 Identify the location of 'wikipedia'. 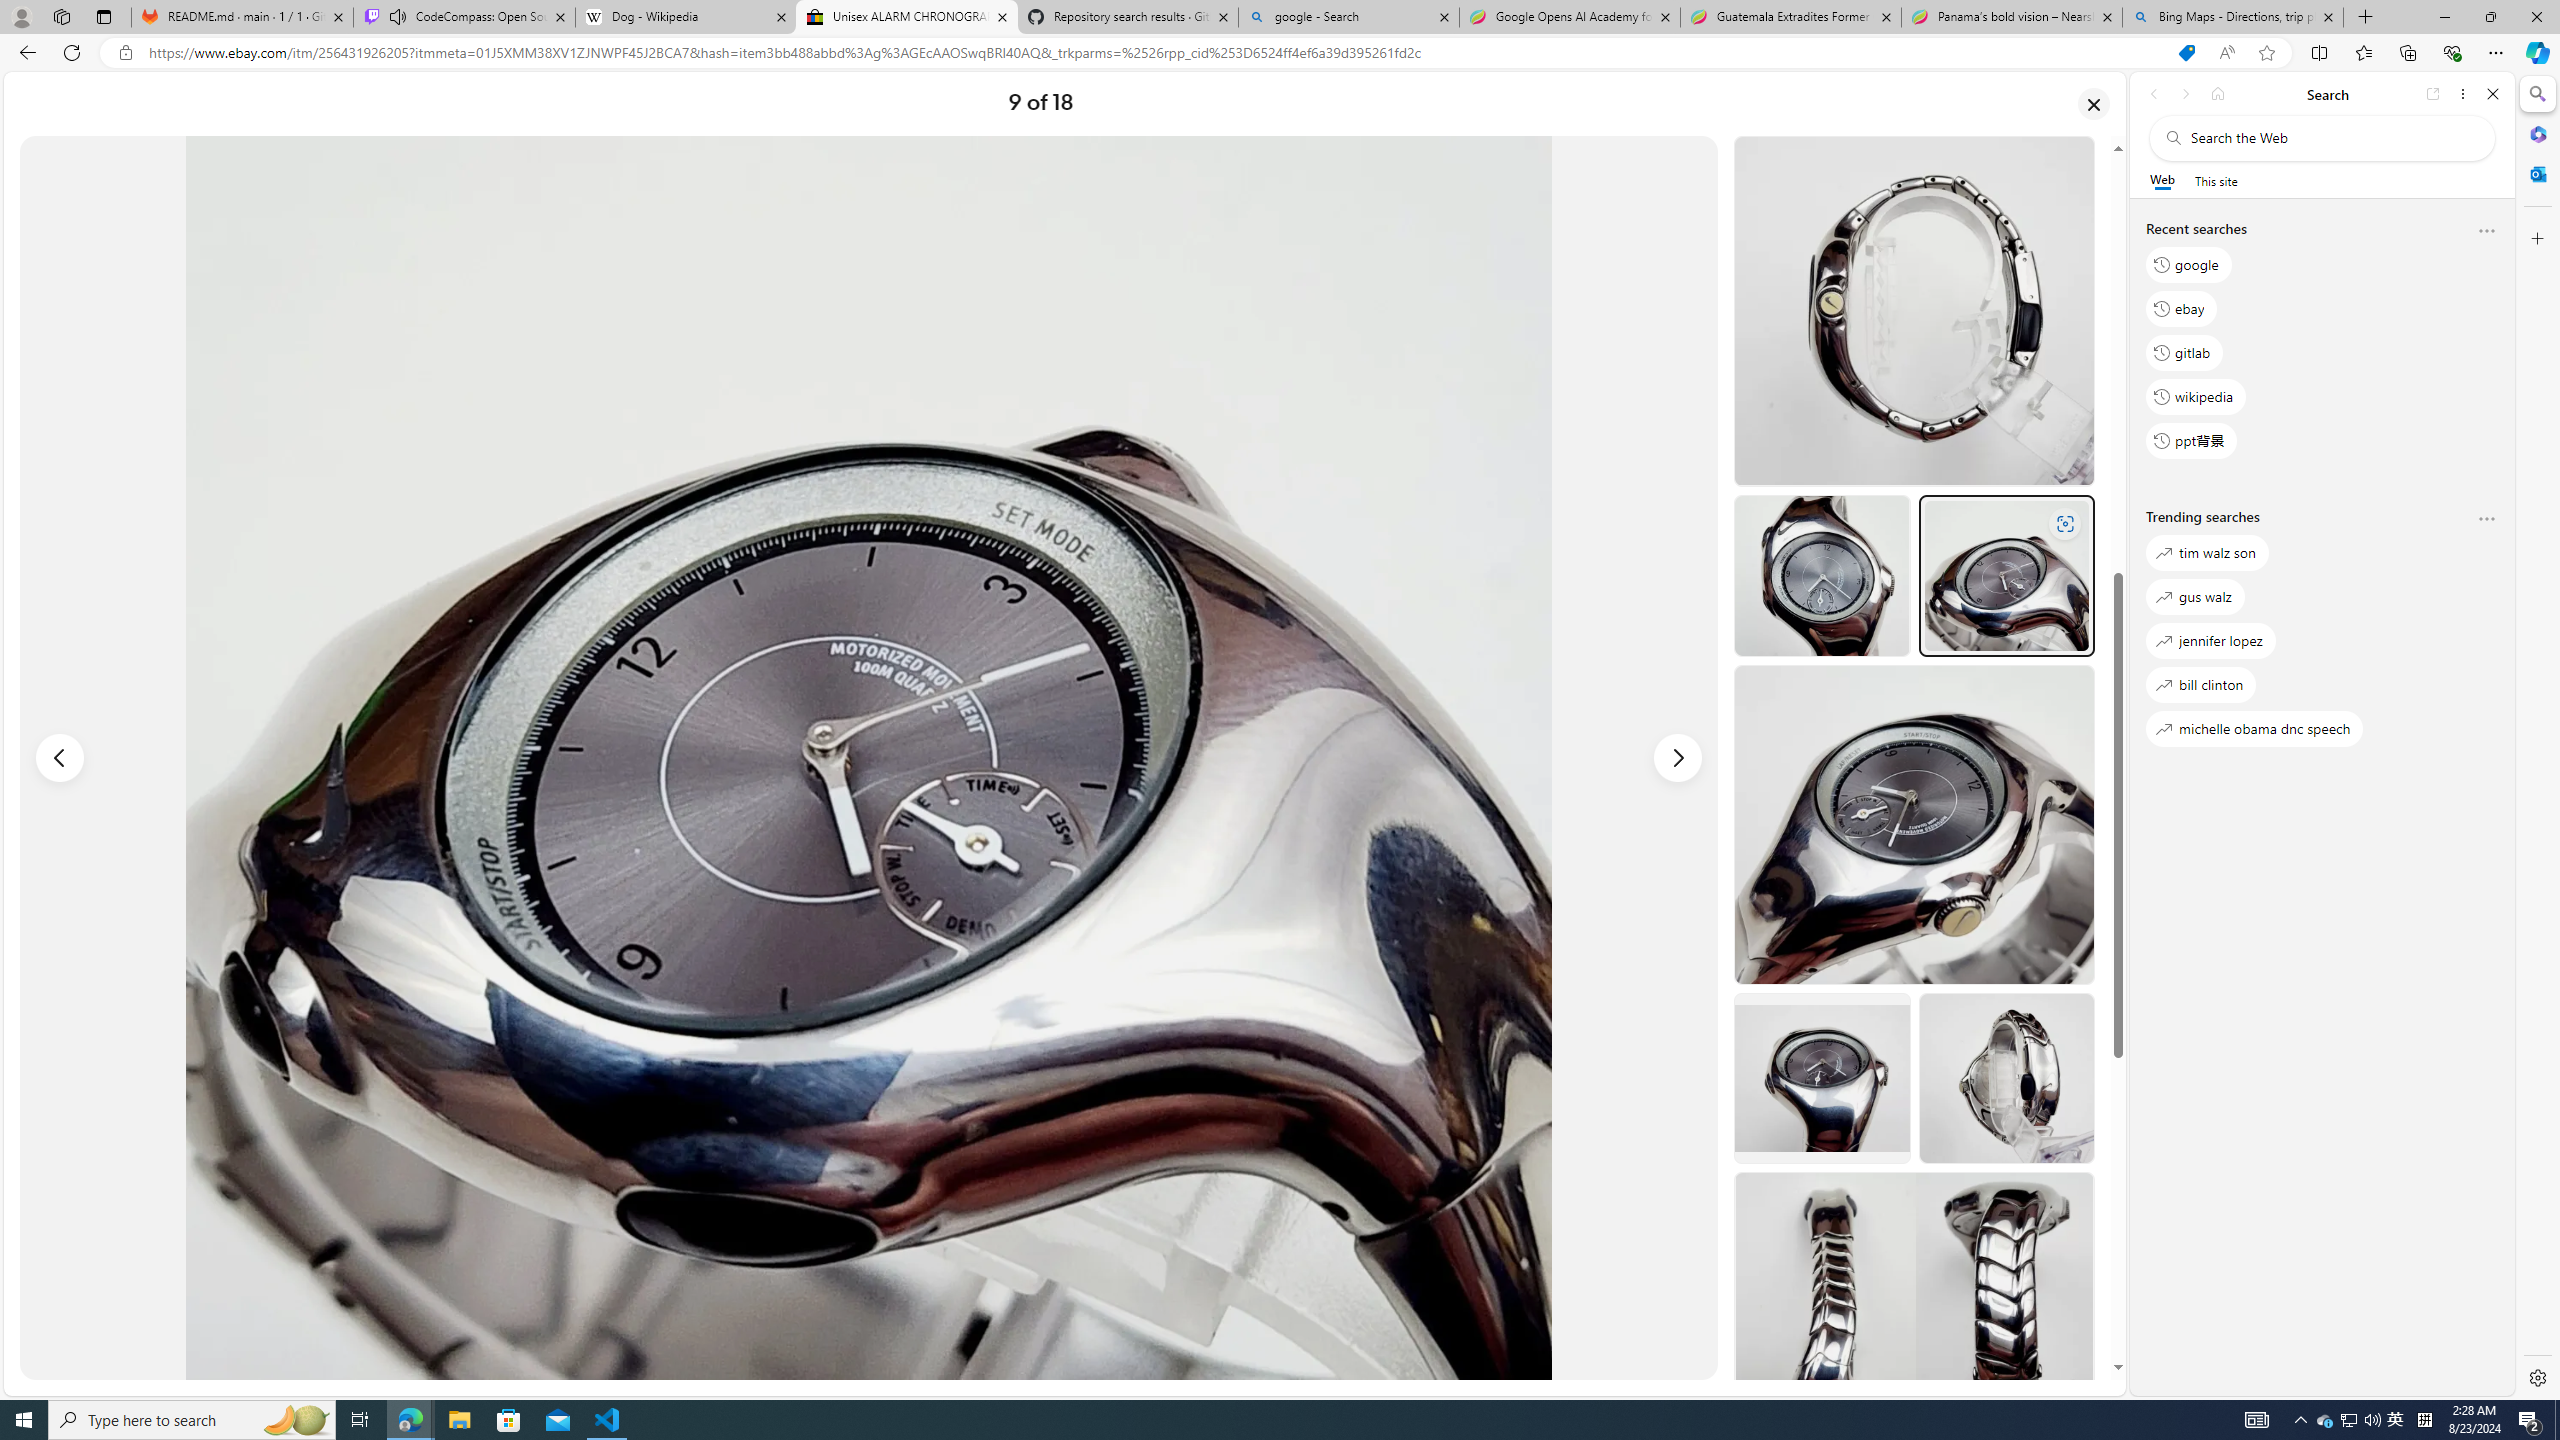
(2196, 395).